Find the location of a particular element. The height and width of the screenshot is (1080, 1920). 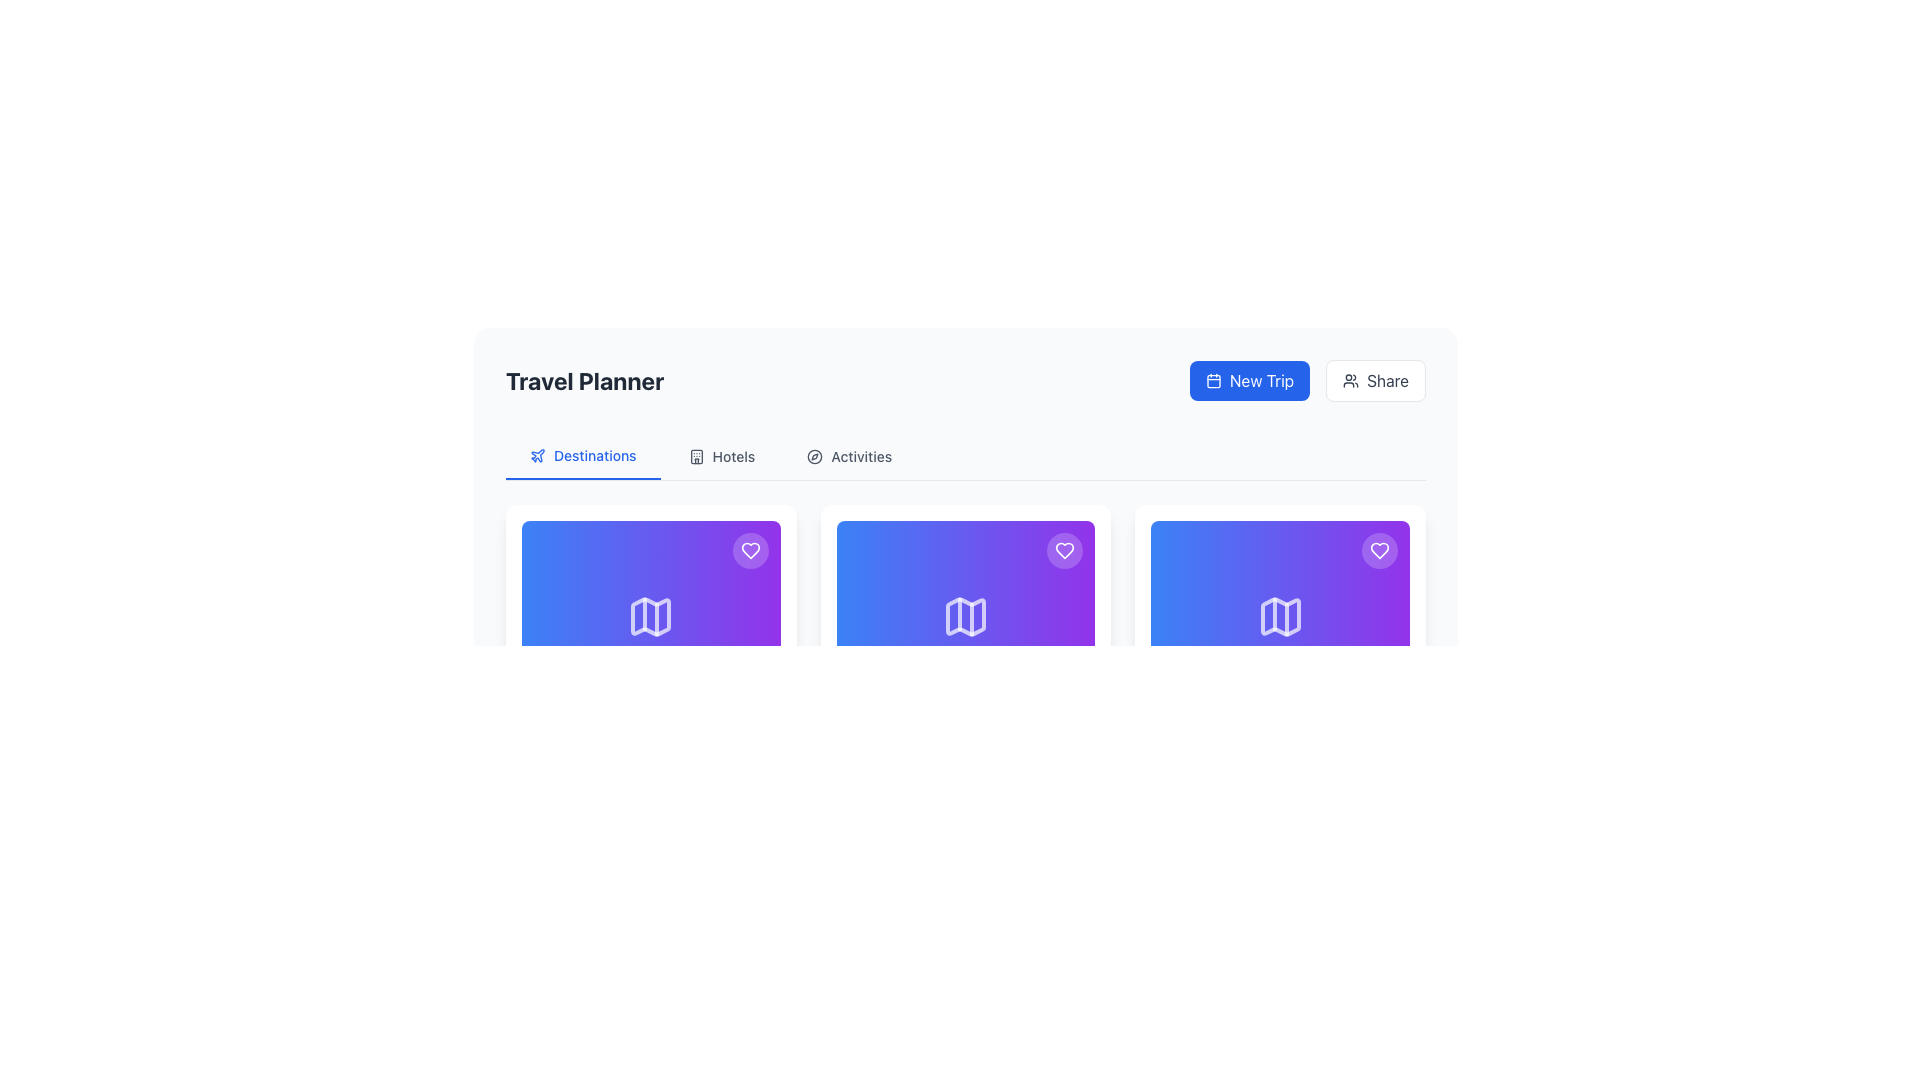

the white heart icon button outlined in a simple line style located in the top-right corner of the purple card is located at coordinates (1378, 551).